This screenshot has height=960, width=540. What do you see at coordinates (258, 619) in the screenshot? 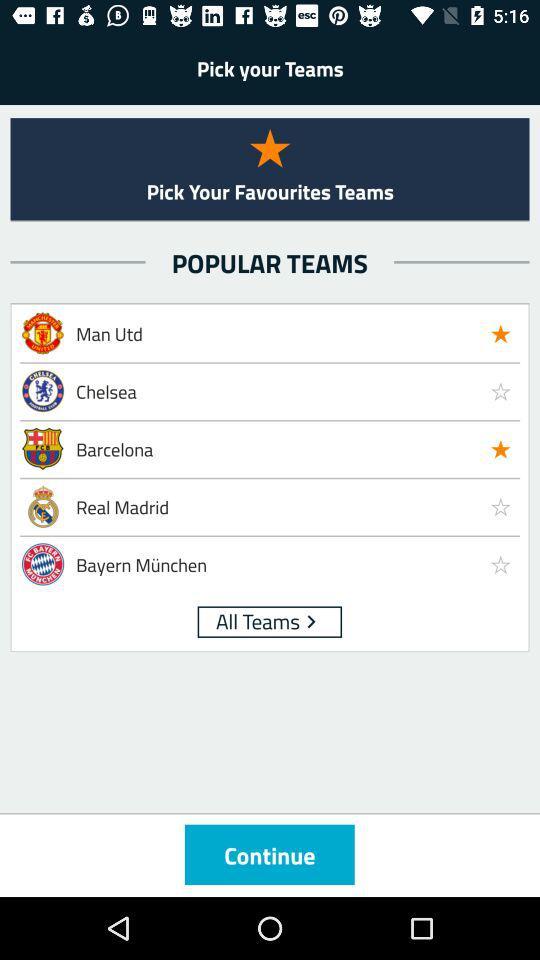
I see `all teams item` at bounding box center [258, 619].